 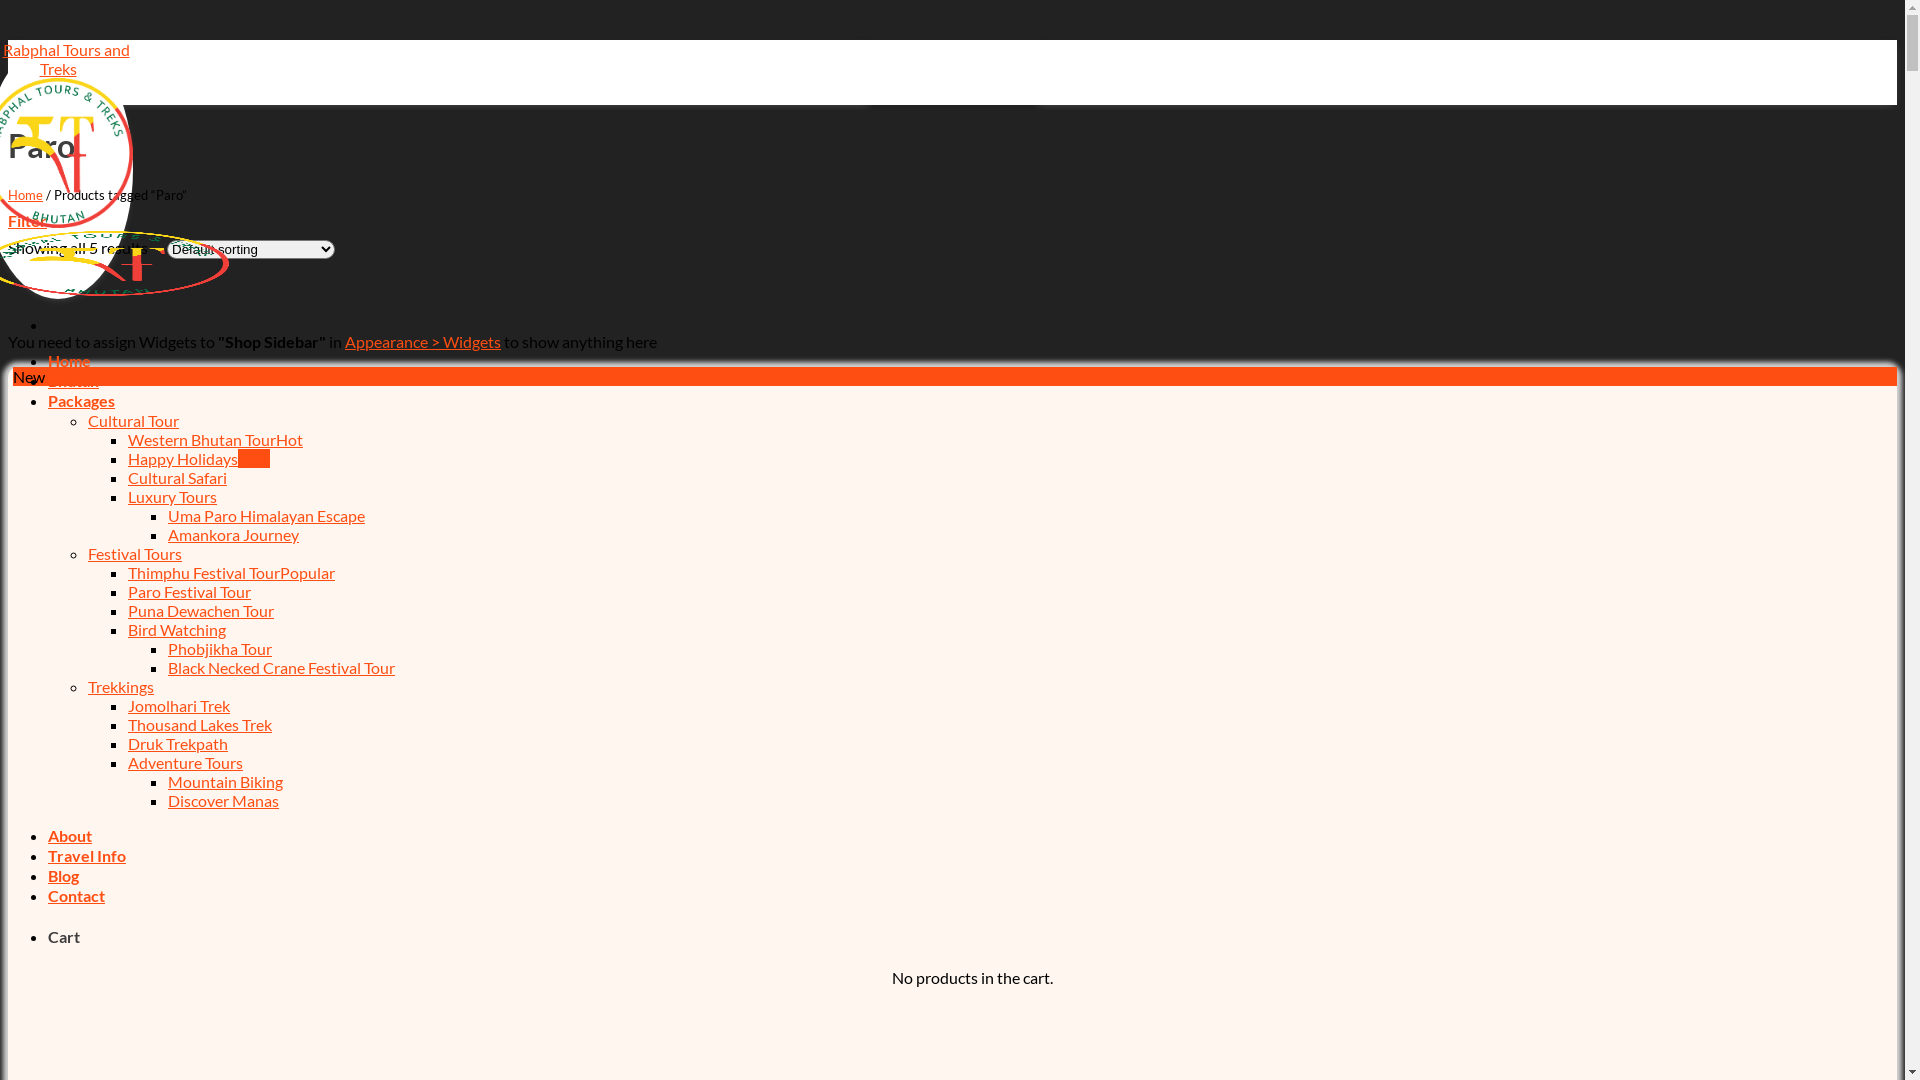 I want to click on 'About', so click(x=70, y=835).